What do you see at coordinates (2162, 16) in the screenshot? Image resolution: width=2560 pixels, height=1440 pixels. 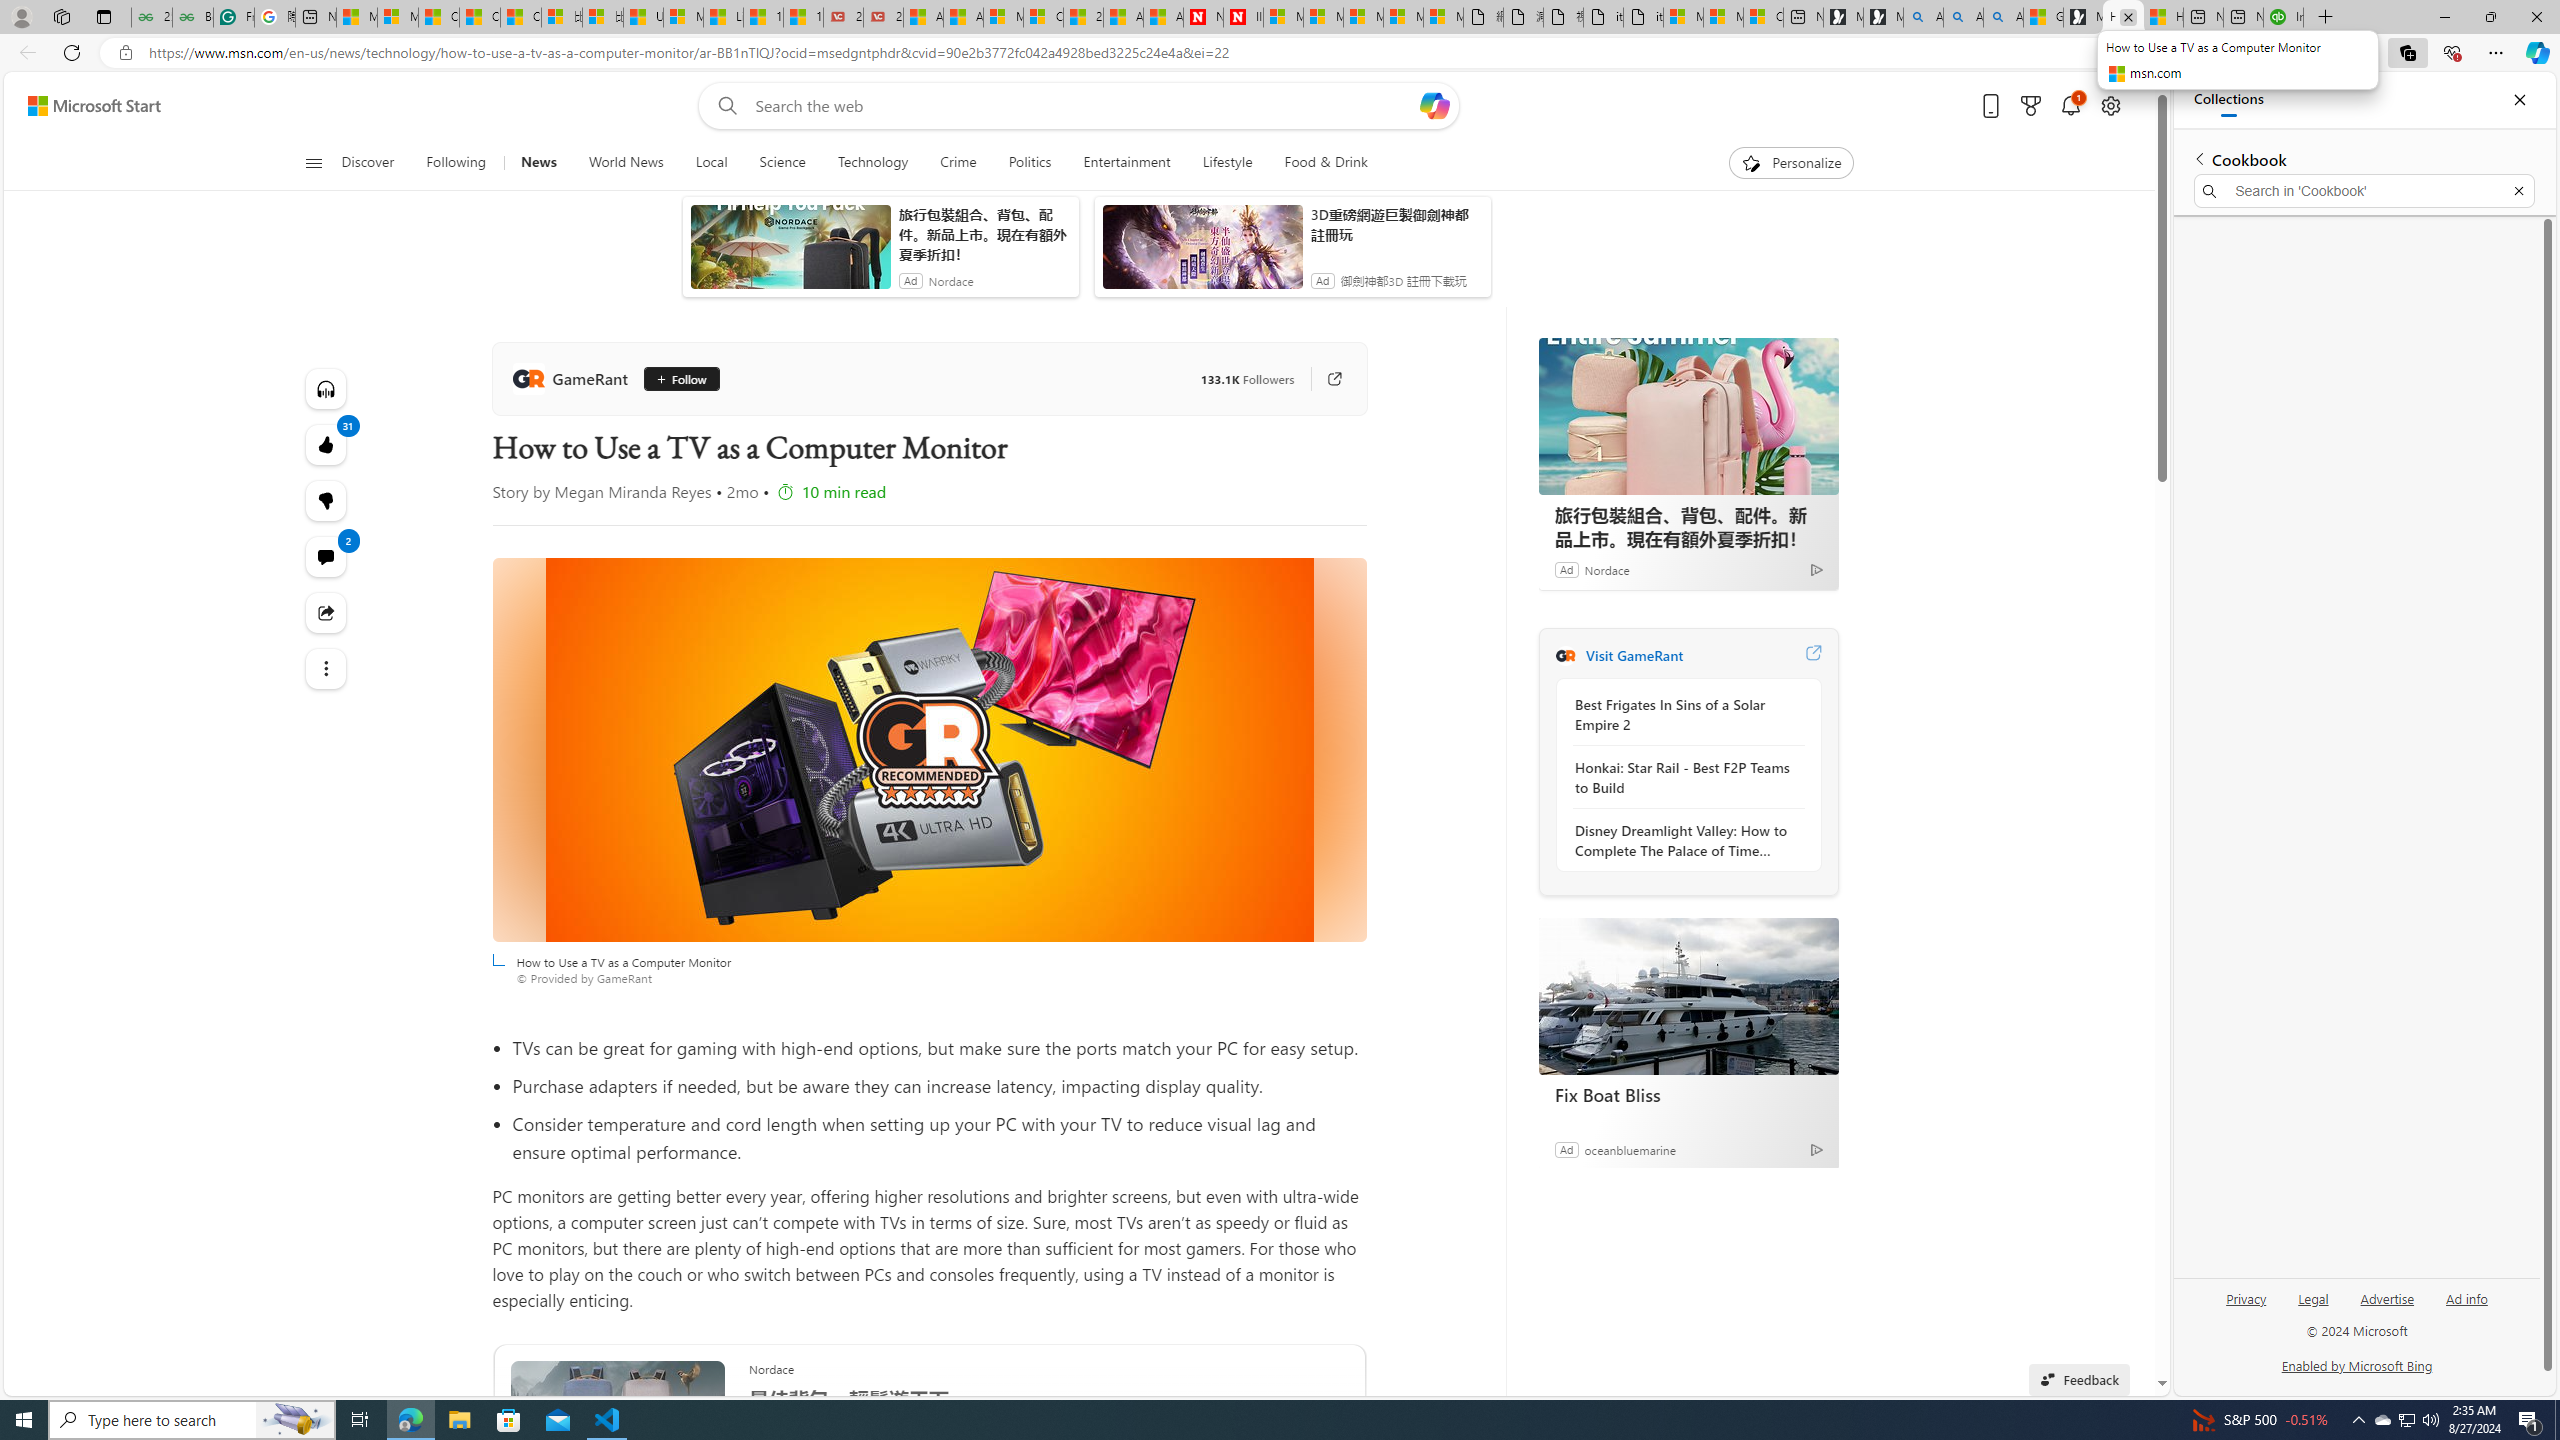 I see `'How to Use a TV as a Computer Monitor'` at bounding box center [2162, 16].